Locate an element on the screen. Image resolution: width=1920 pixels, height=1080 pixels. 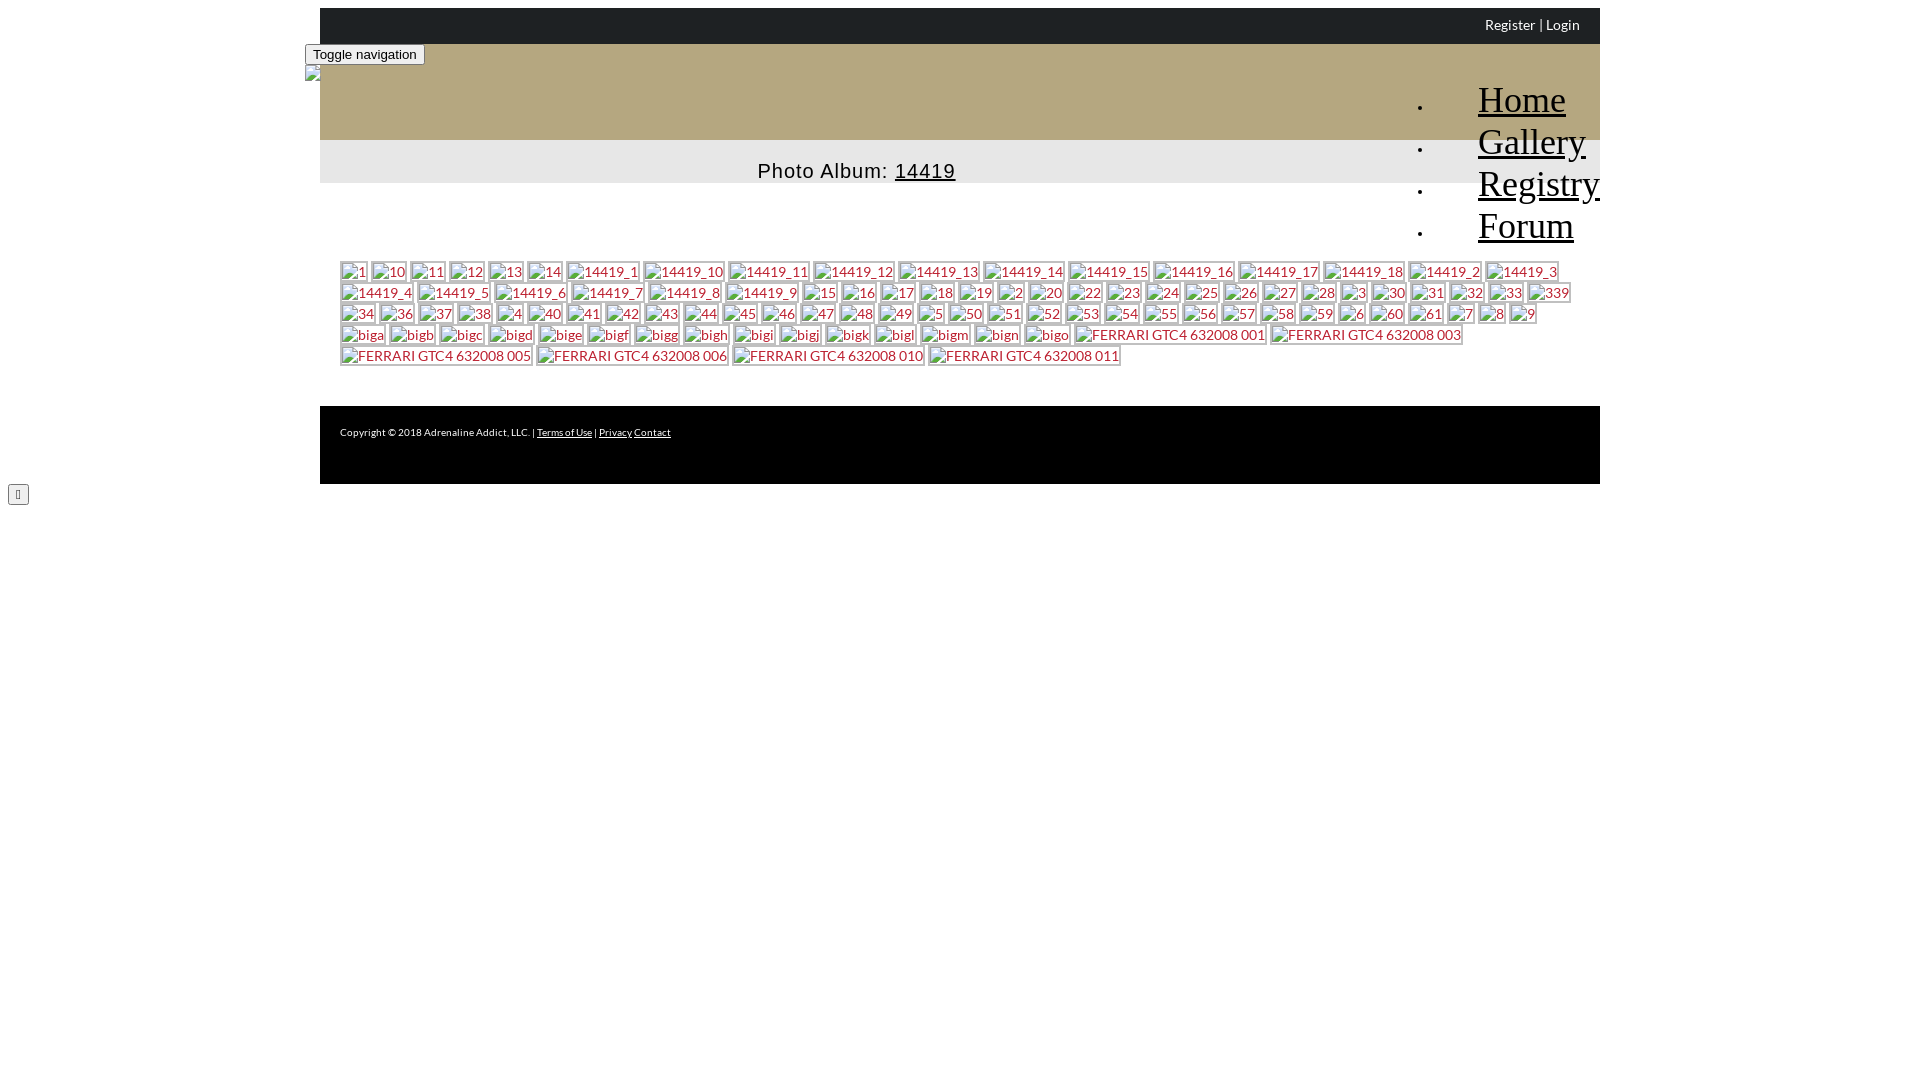
'FERRARI GTC4 632008 011 (click to enlarge)' is located at coordinates (1024, 354).